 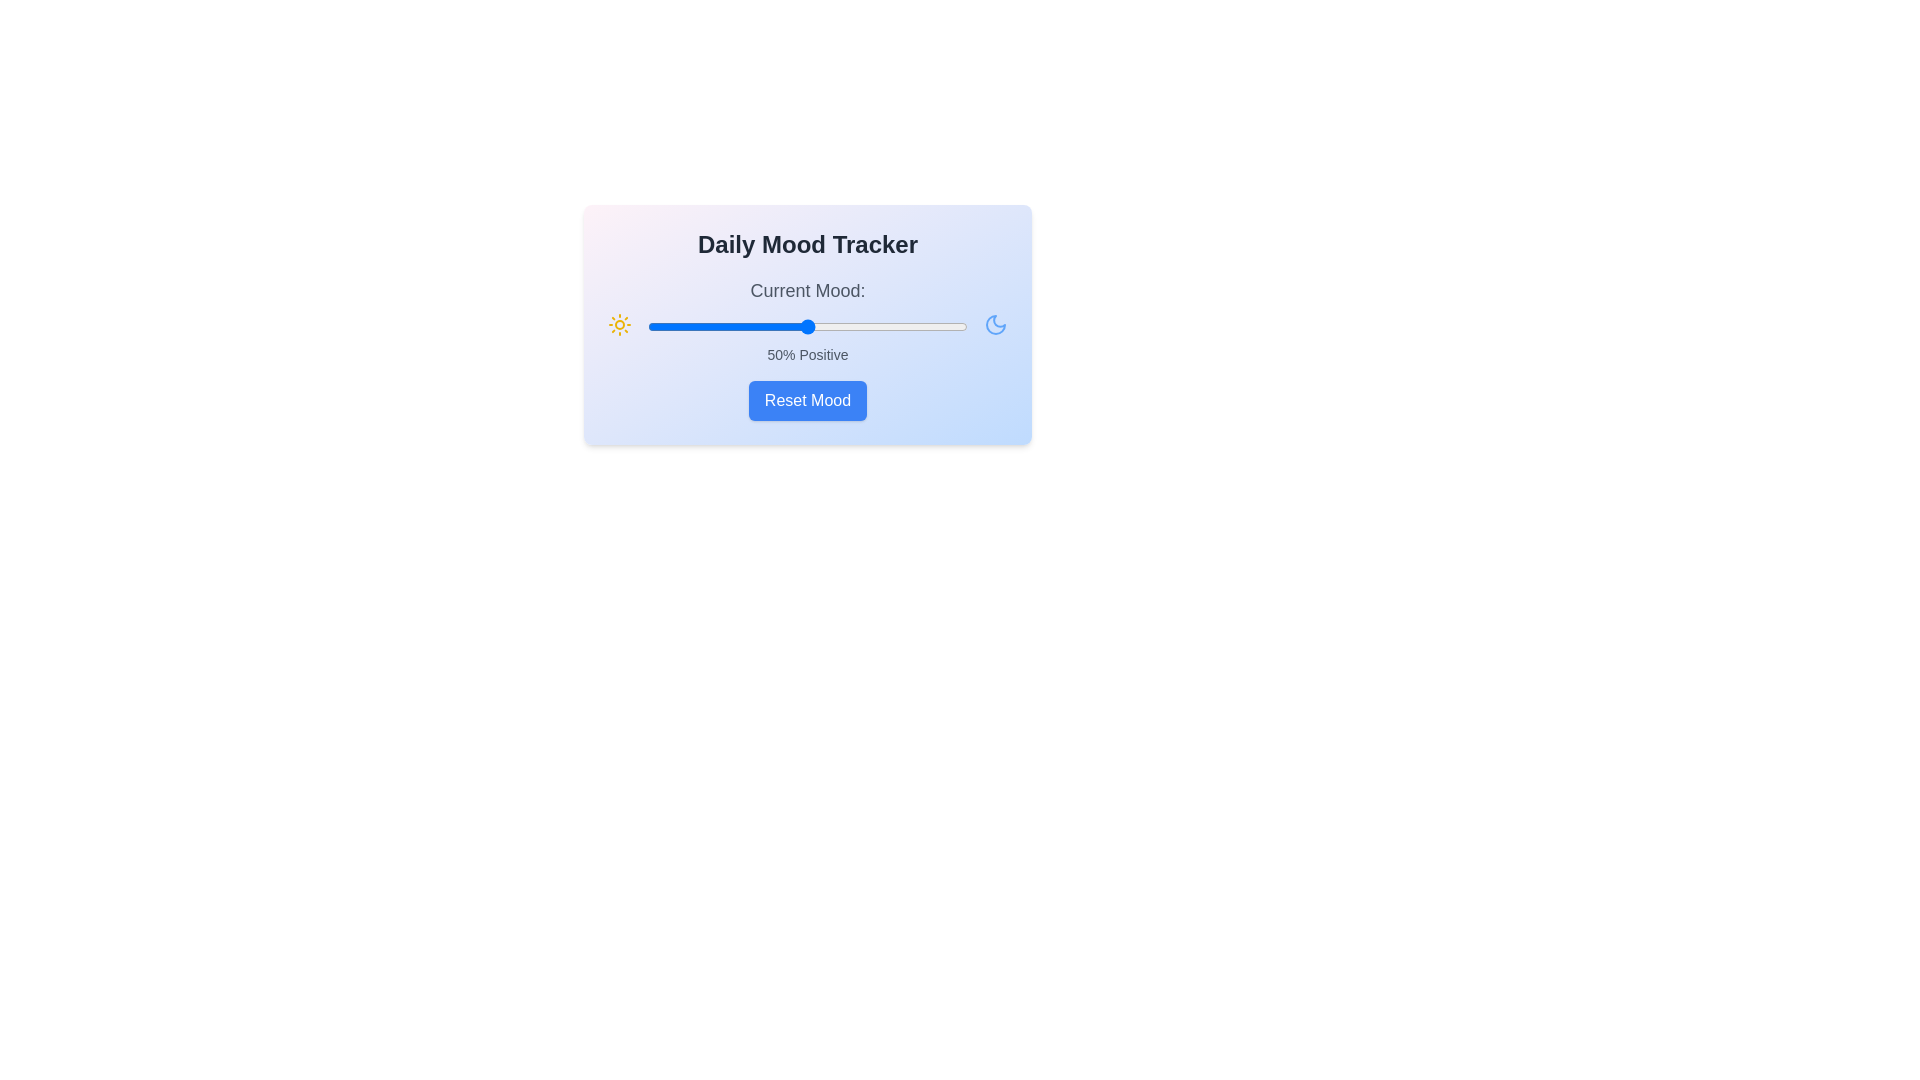 I want to click on the bright yellow sun icon, which is the first icon in the 'Current Mood' section, indicating a sunny state, so click(x=618, y=323).